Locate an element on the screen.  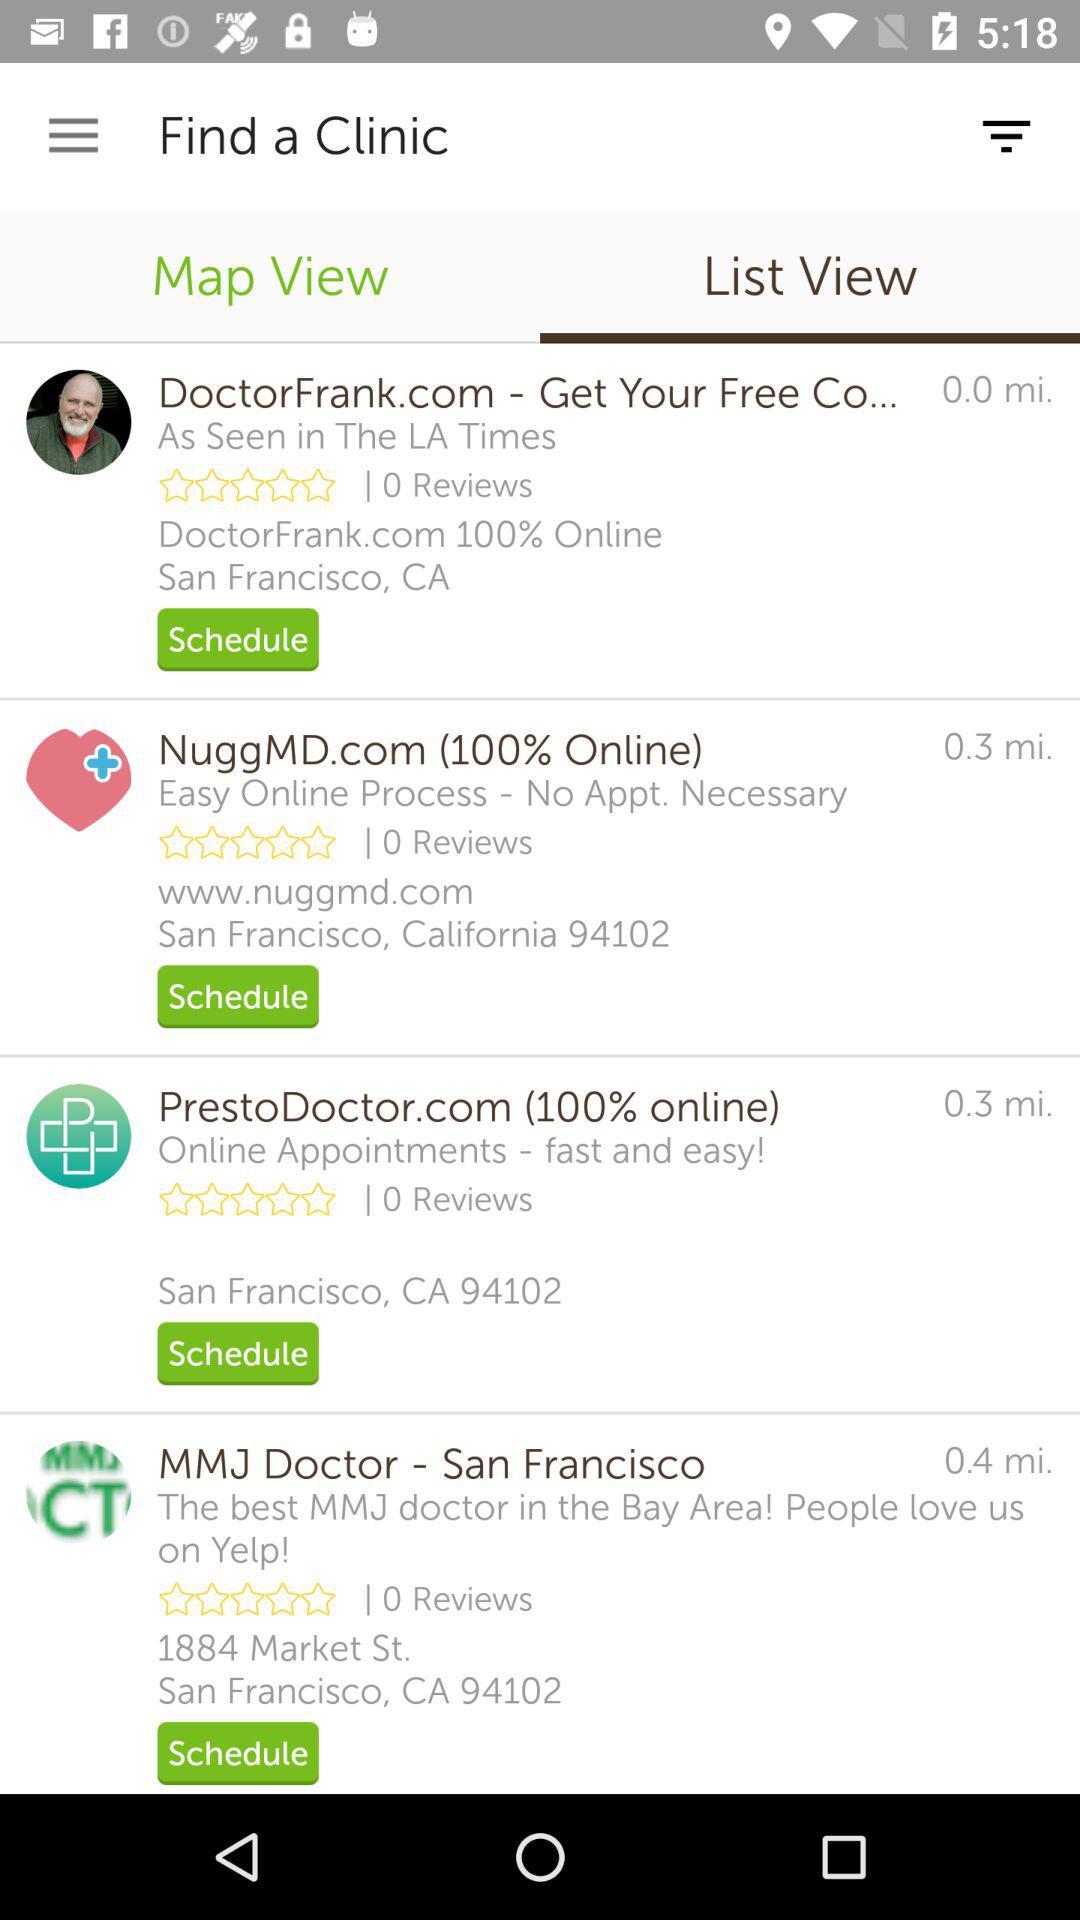
the icon next to the 0.0 mi. icon is located at coordinates (356, 435).